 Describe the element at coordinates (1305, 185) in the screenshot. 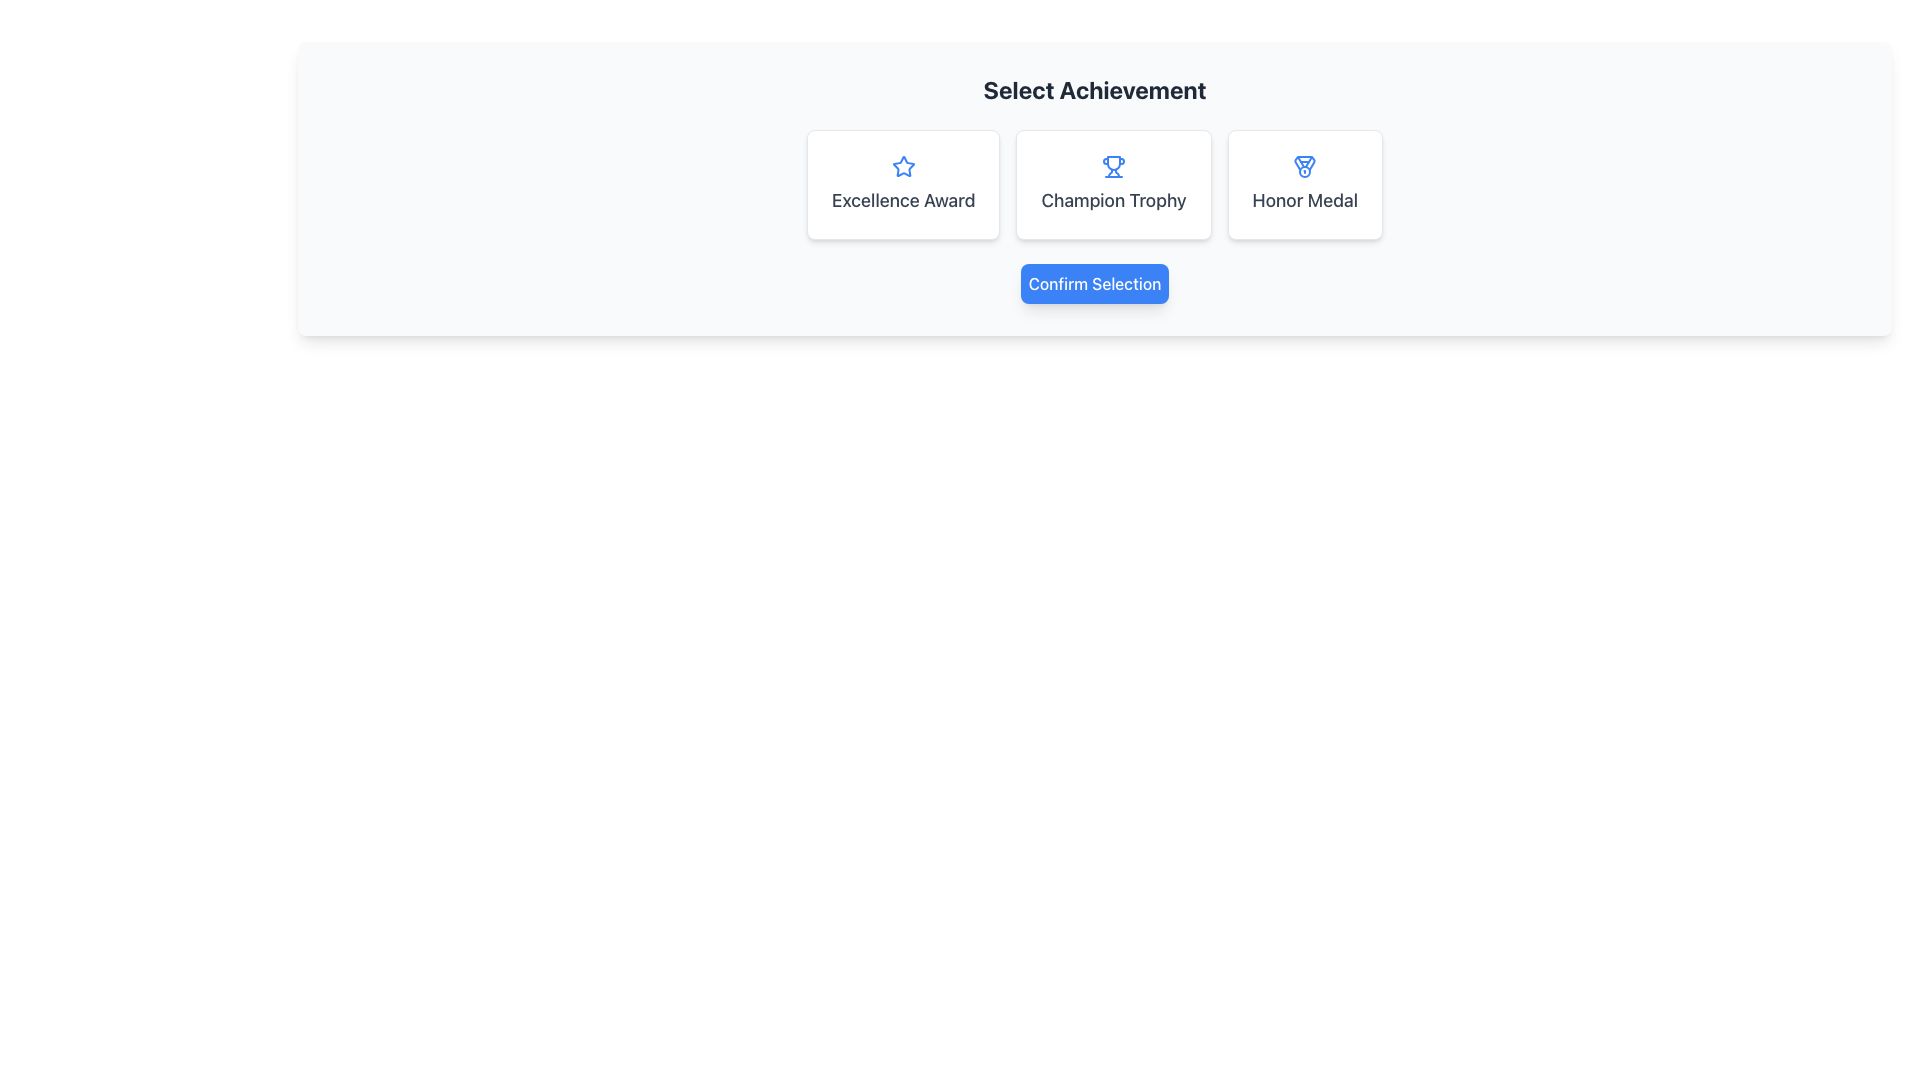

I see `the 'Honor Medal' card, which is a rectangular card with rounded corners, a white background, and a blue medal icon at the top-center` at that location.